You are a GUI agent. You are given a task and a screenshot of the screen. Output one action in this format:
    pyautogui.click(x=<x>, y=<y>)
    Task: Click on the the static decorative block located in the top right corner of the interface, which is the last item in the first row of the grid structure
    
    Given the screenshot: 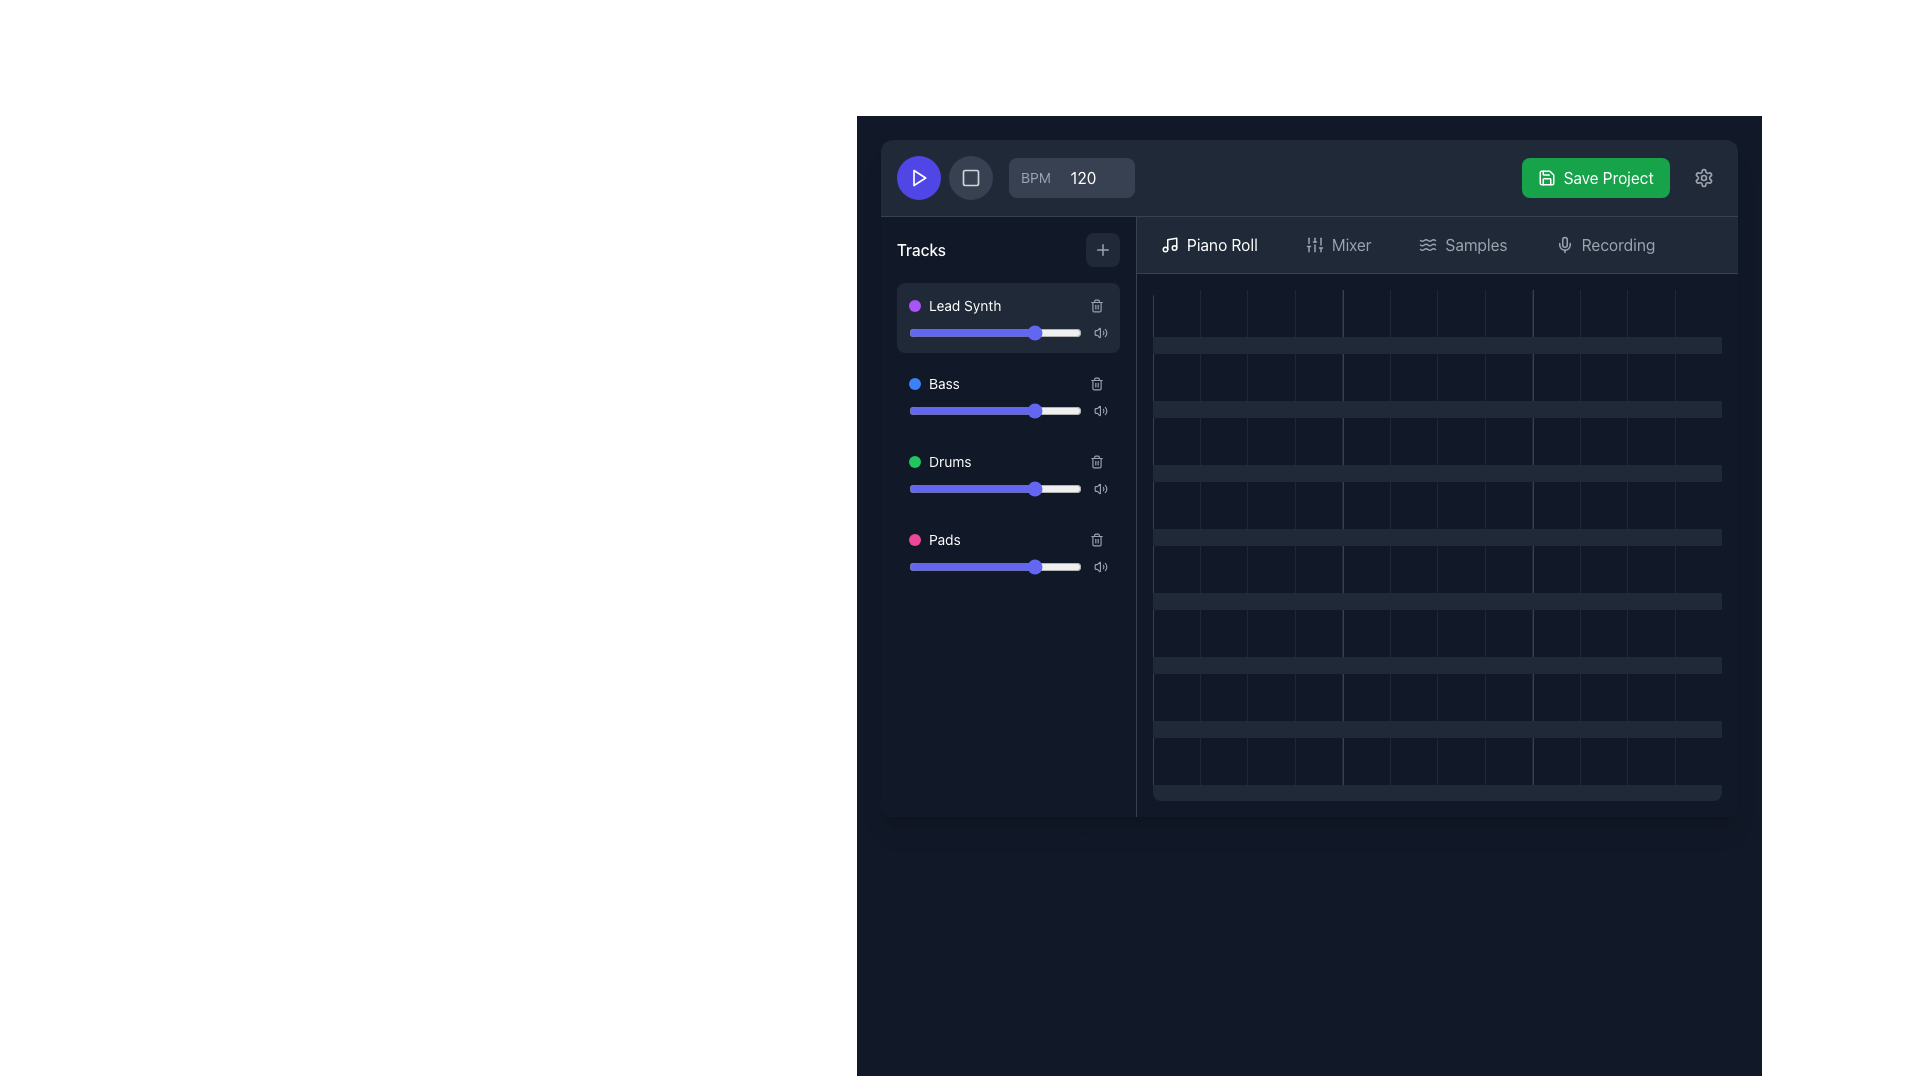 What is the action you would take?
    pyautogui.click(x=1697, y=313)
    